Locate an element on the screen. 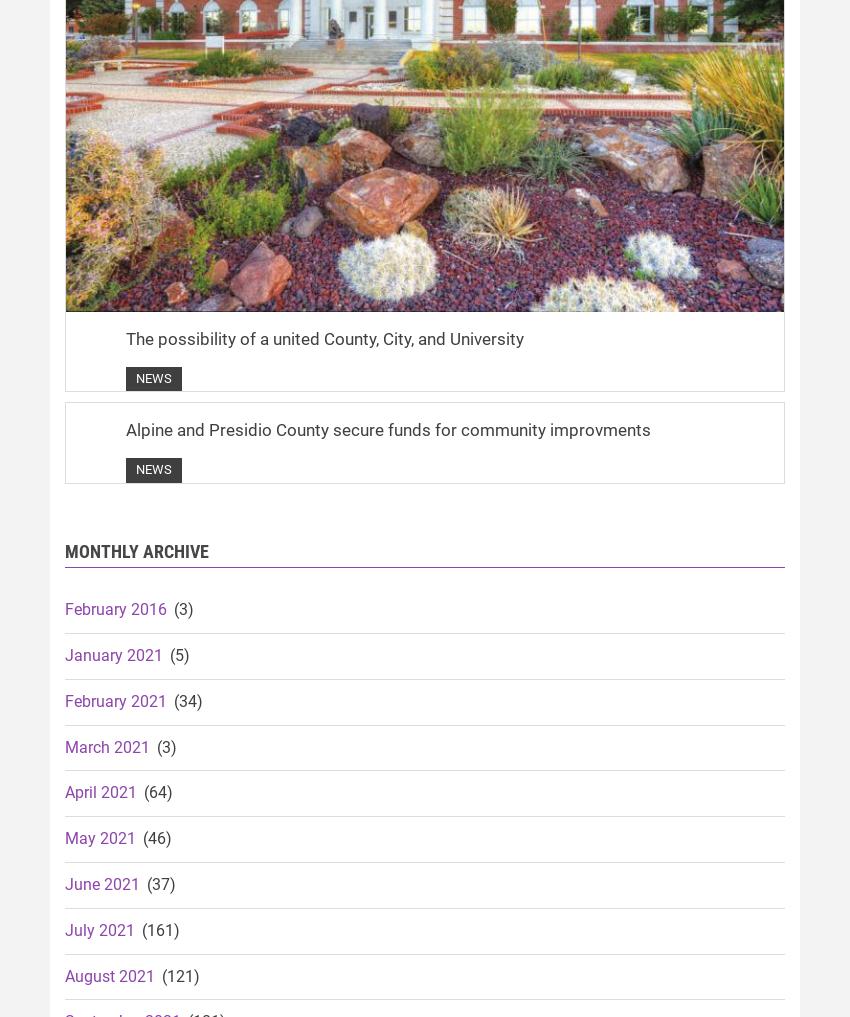 Image resolution: width=850 pixels, height=1017 pixels. '(5)' is located at coordinates (176, 654).